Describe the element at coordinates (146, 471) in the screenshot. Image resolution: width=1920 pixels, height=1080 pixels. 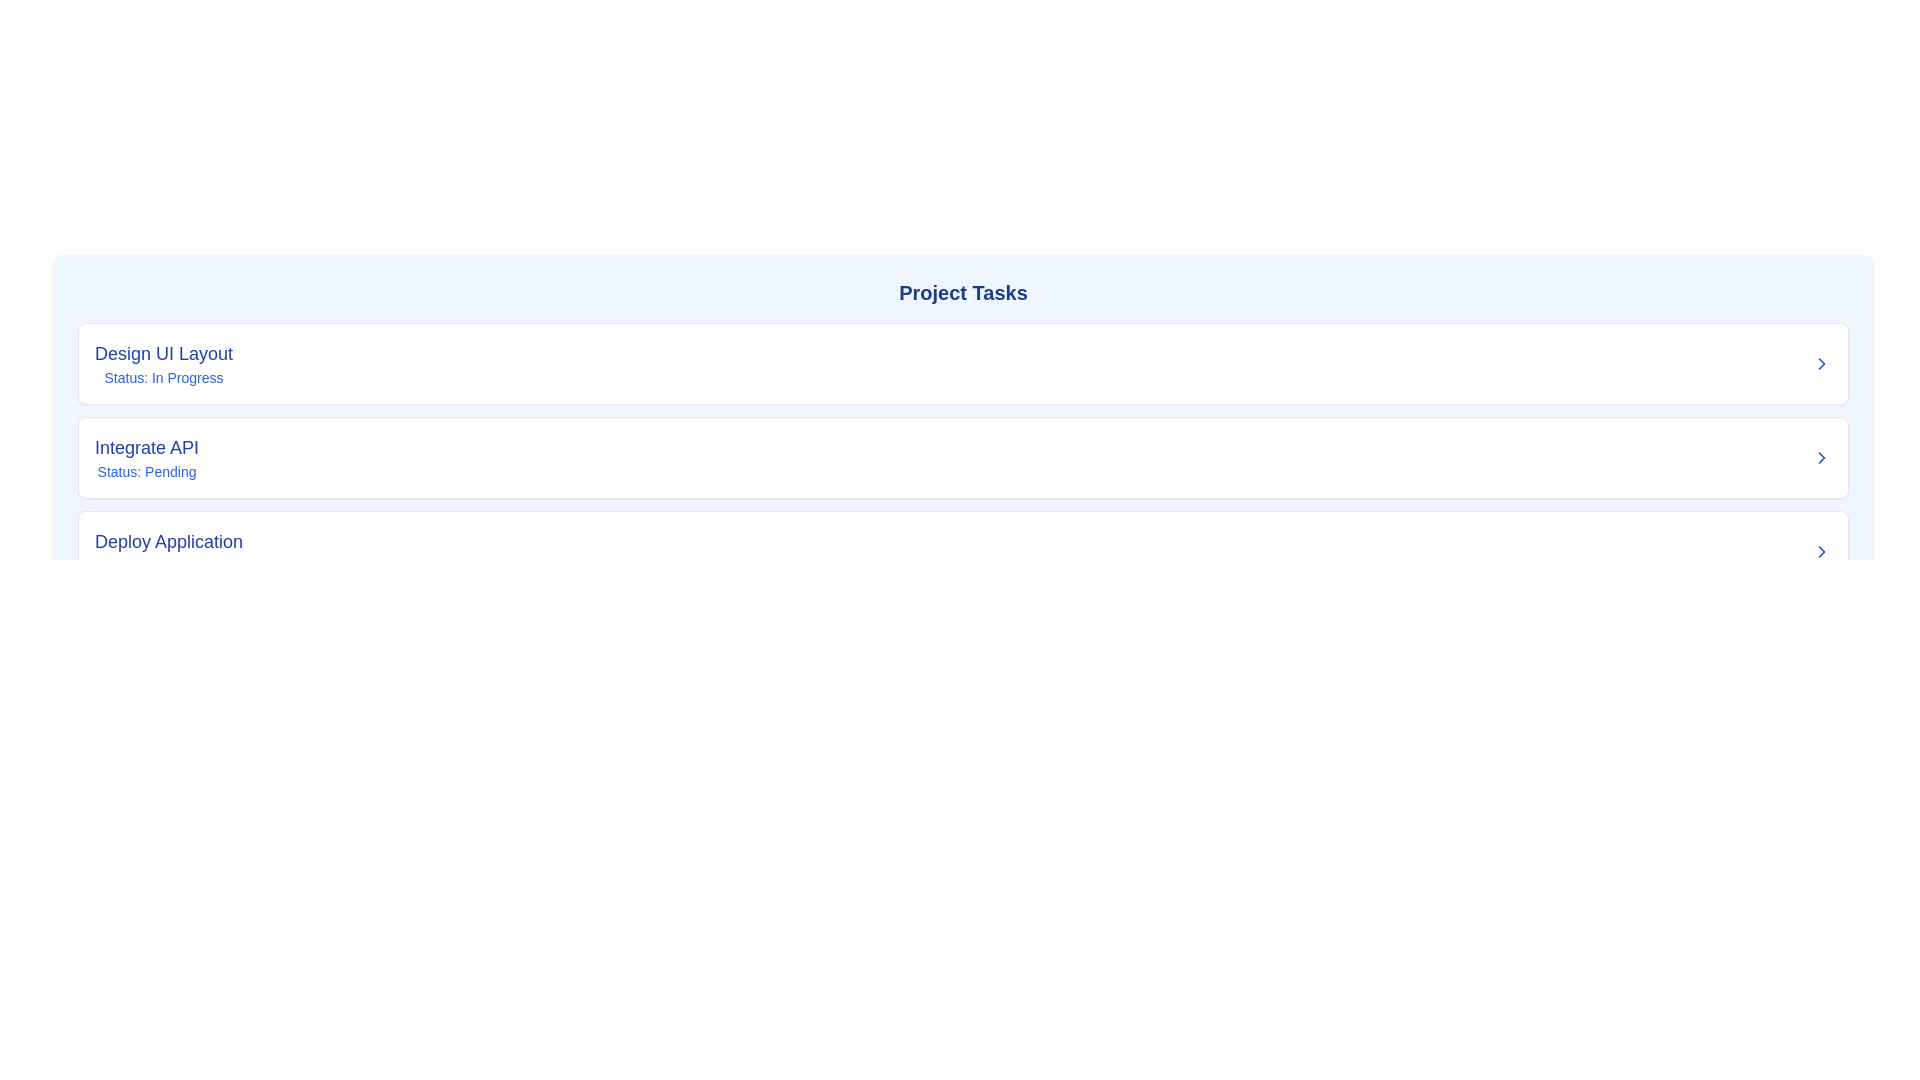
I see `text content of the status label that displays 'Status: Pending', which is styled in blue and located below the 'Integrate API' heading` at that location.